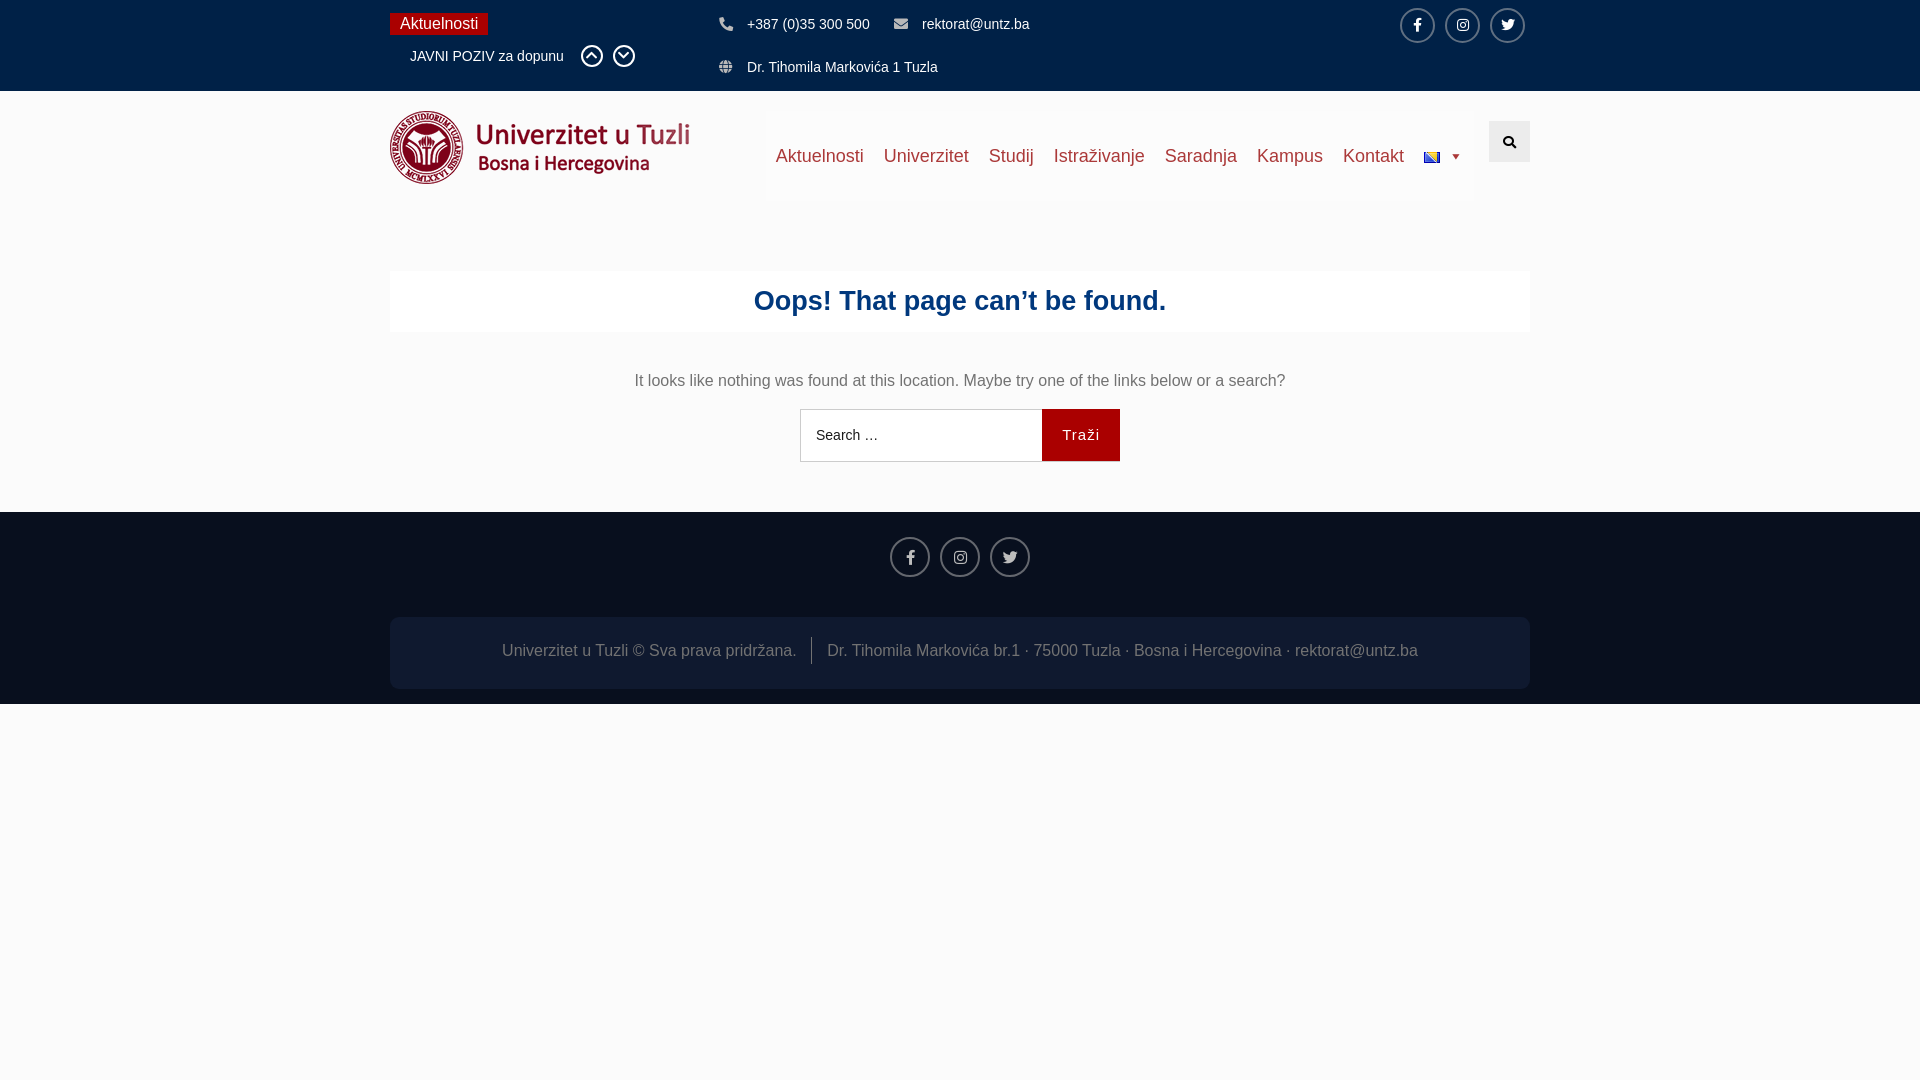  I want to click on 'Facebook', so click(1416, 25).